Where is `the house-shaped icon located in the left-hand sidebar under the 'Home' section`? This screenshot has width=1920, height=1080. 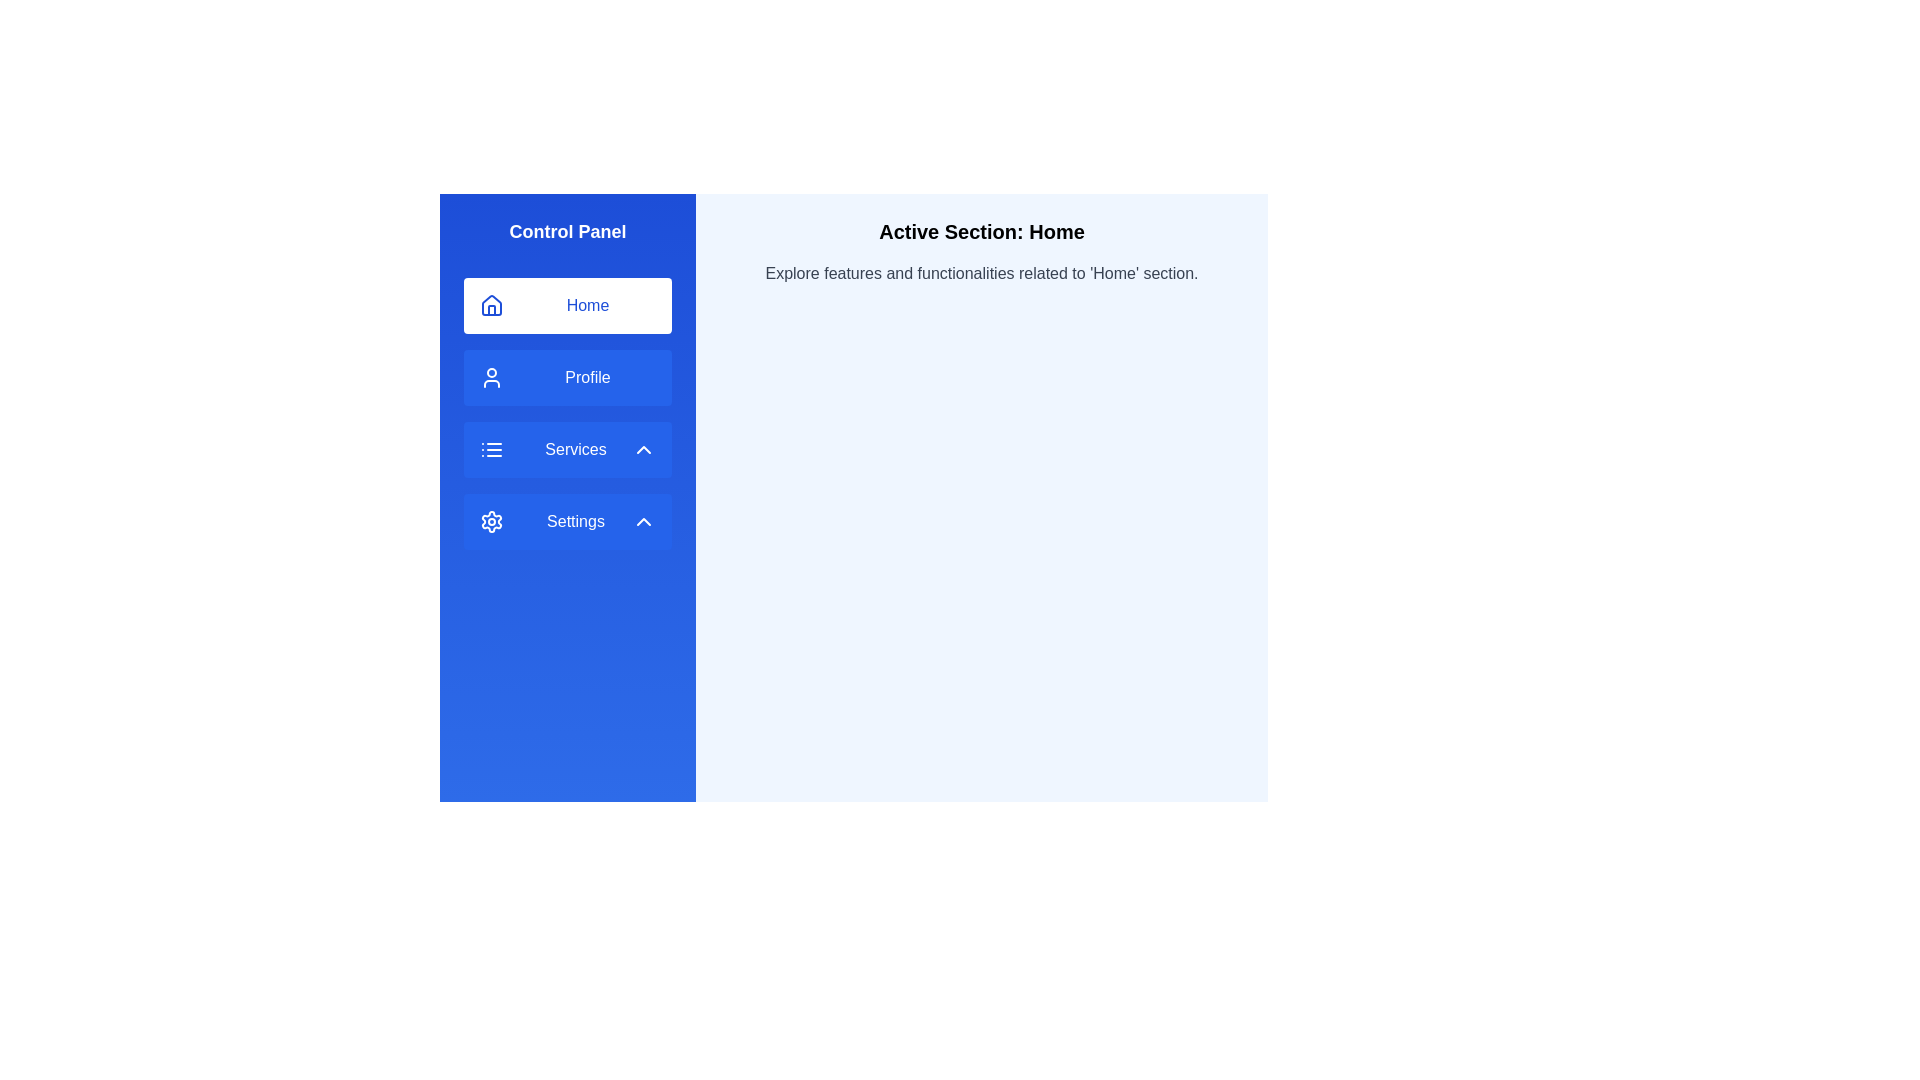
the house-shaped icon located in the left-hand sidebar under the 'Home' section is located at coordinates (491, 305).